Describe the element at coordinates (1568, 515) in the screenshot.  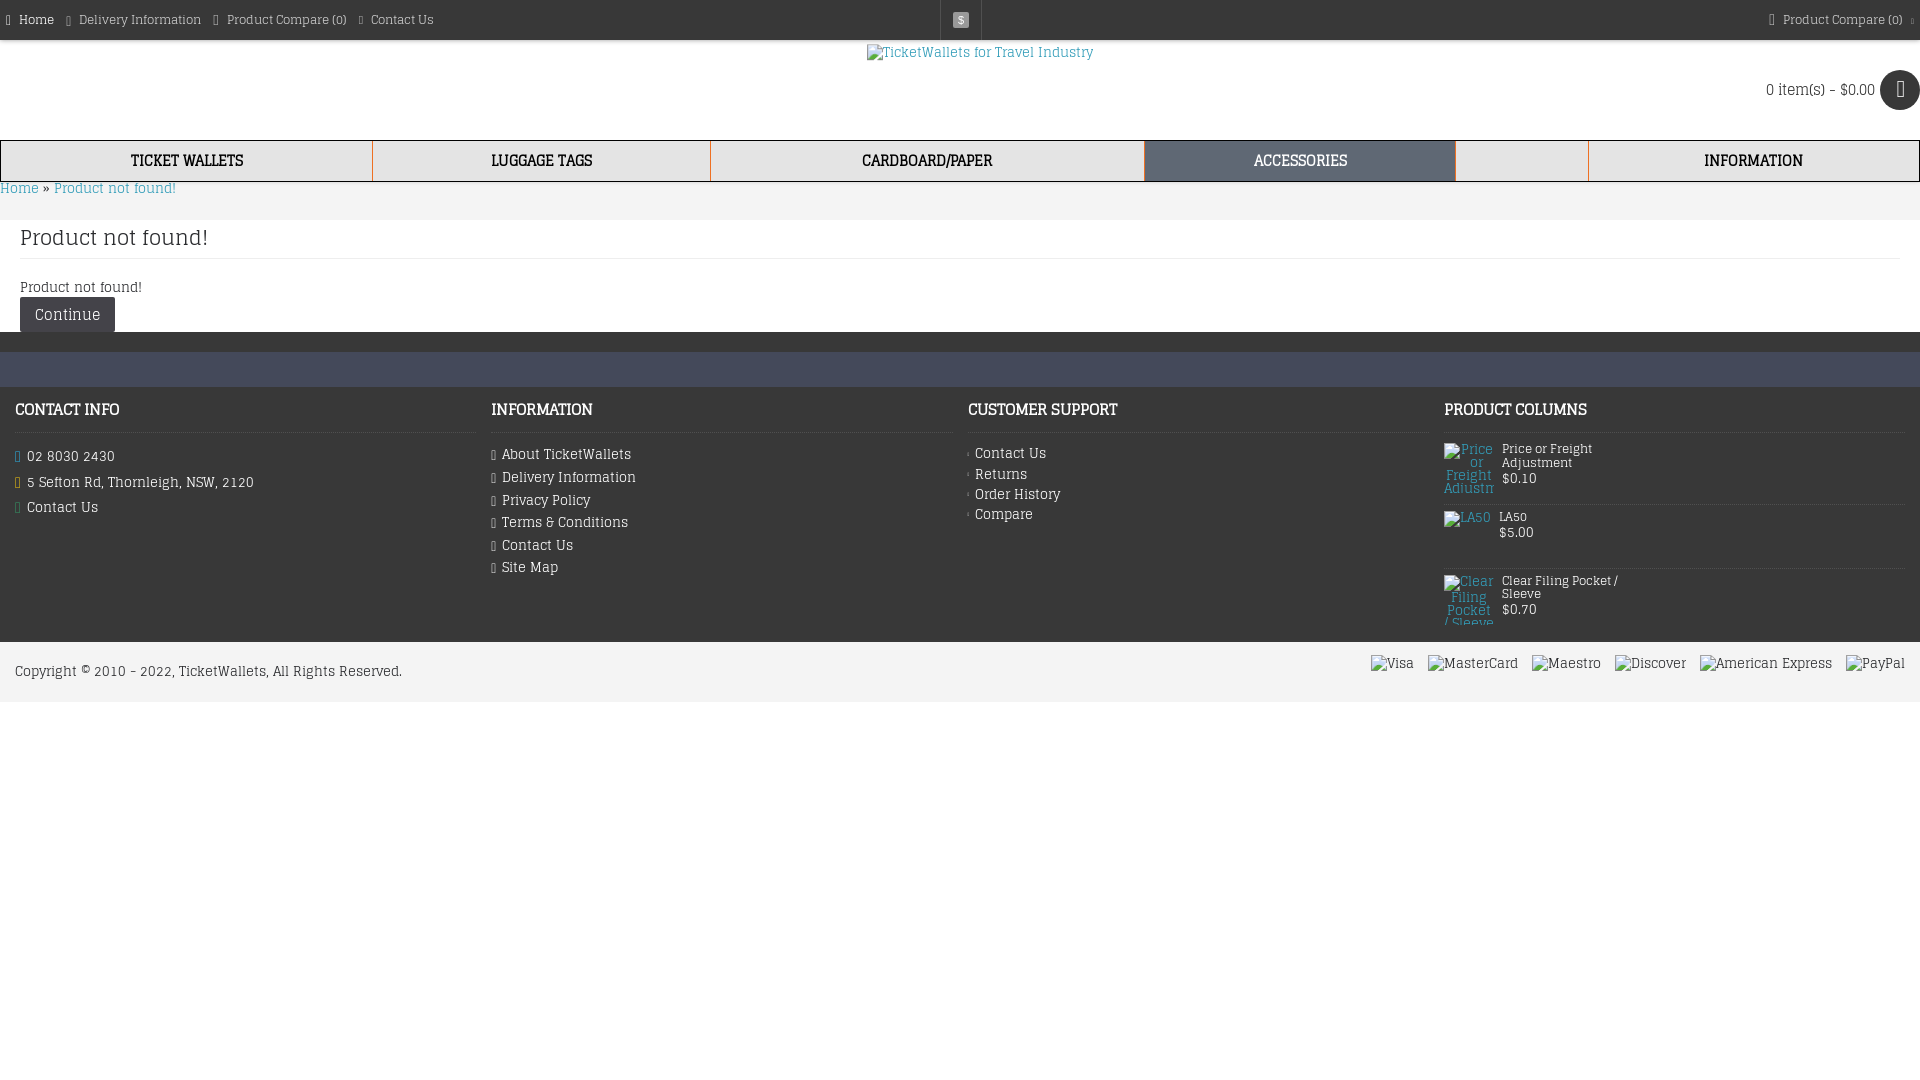
I see `'LA50'` at that location.